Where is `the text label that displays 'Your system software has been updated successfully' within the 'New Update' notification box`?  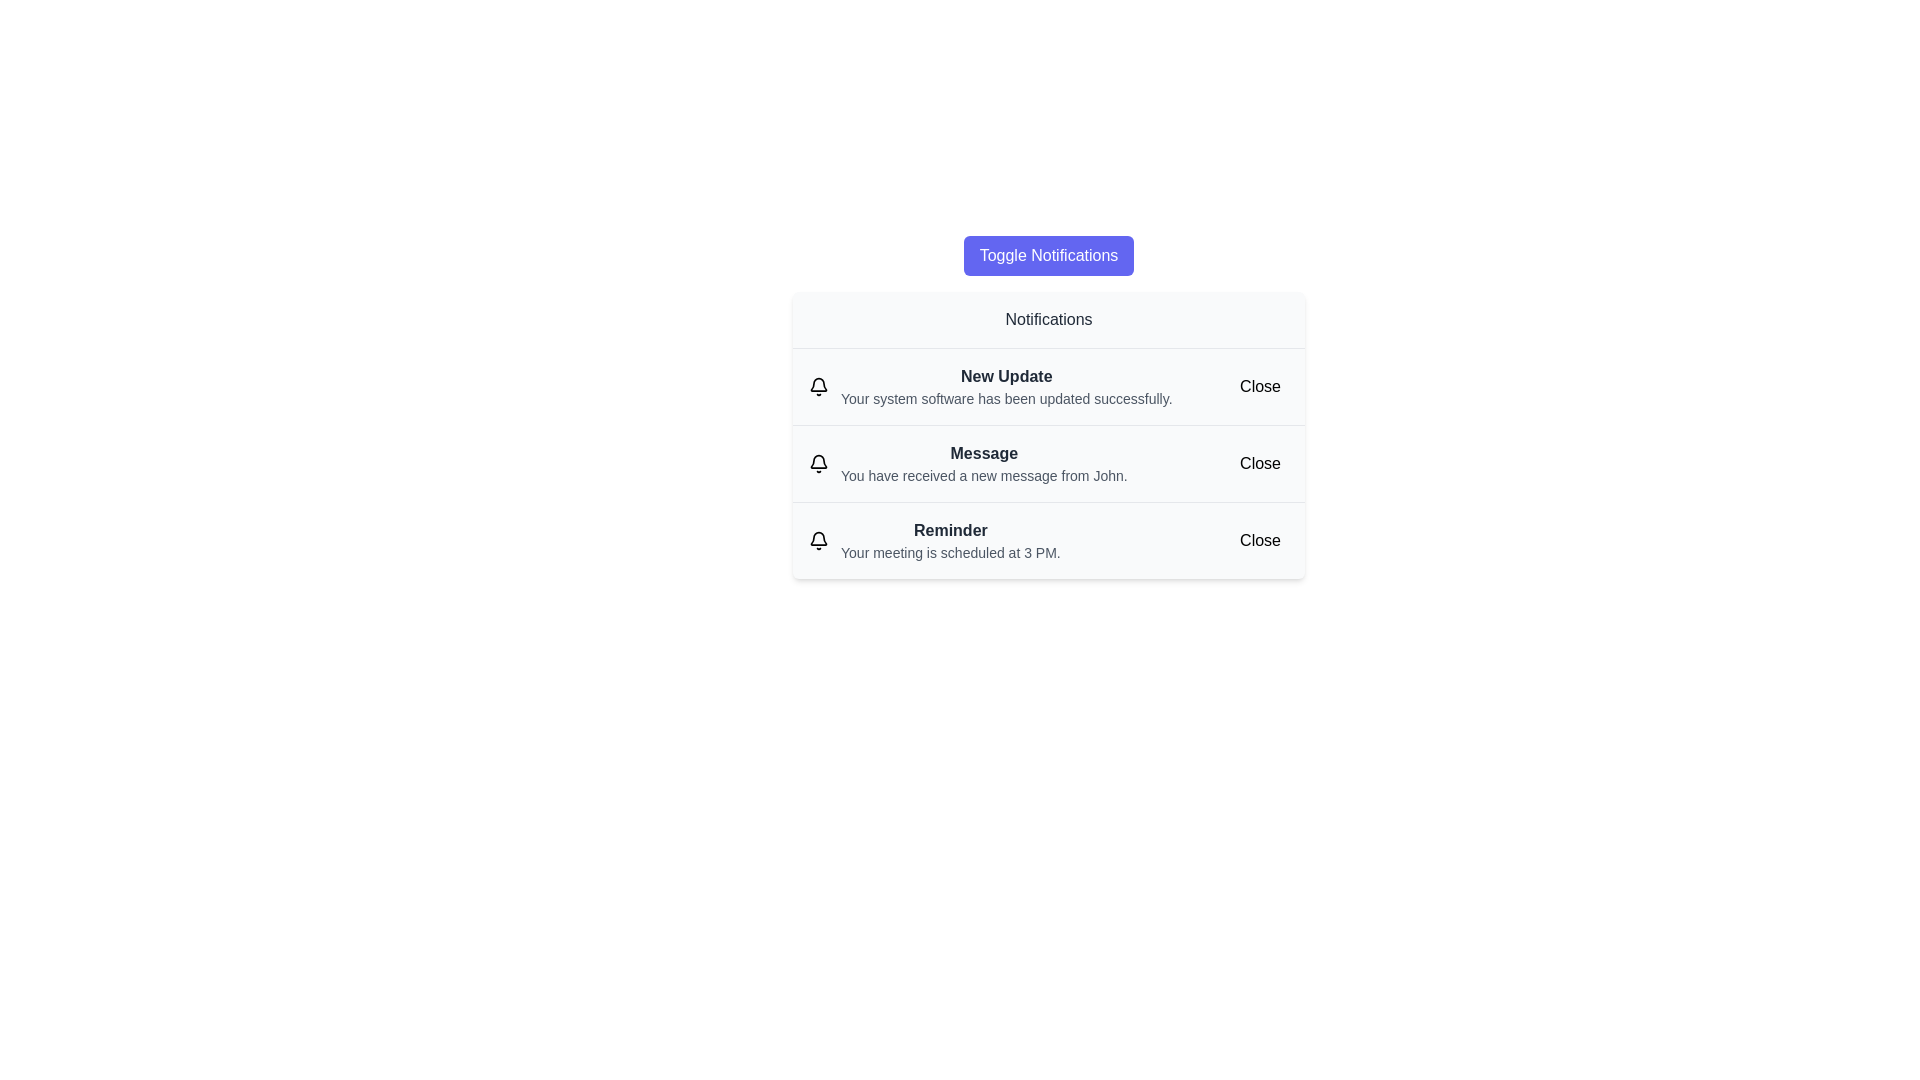
the text label that displays 'Your system software has been updated successfully' within the 'New Update' notification box is located at coordinates (1006, 398).